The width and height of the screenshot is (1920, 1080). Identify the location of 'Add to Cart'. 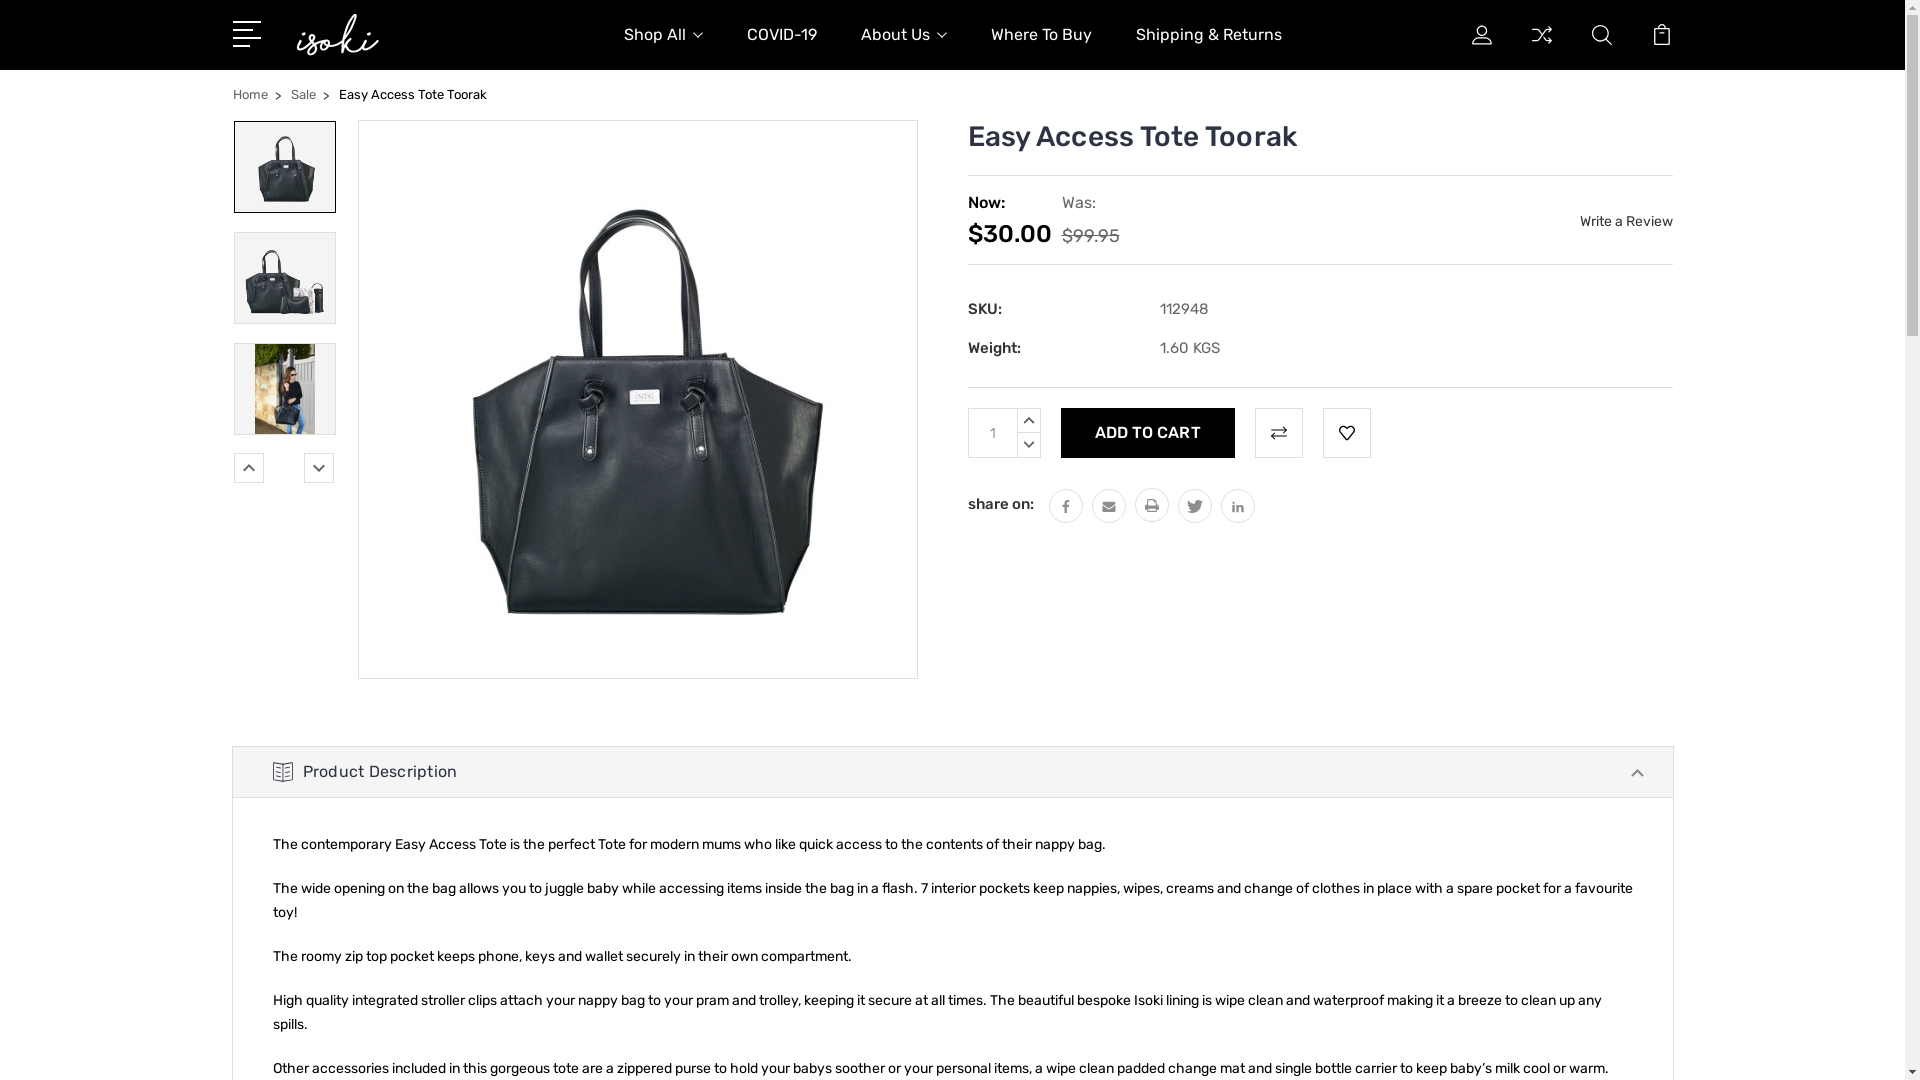
(1147, 431).